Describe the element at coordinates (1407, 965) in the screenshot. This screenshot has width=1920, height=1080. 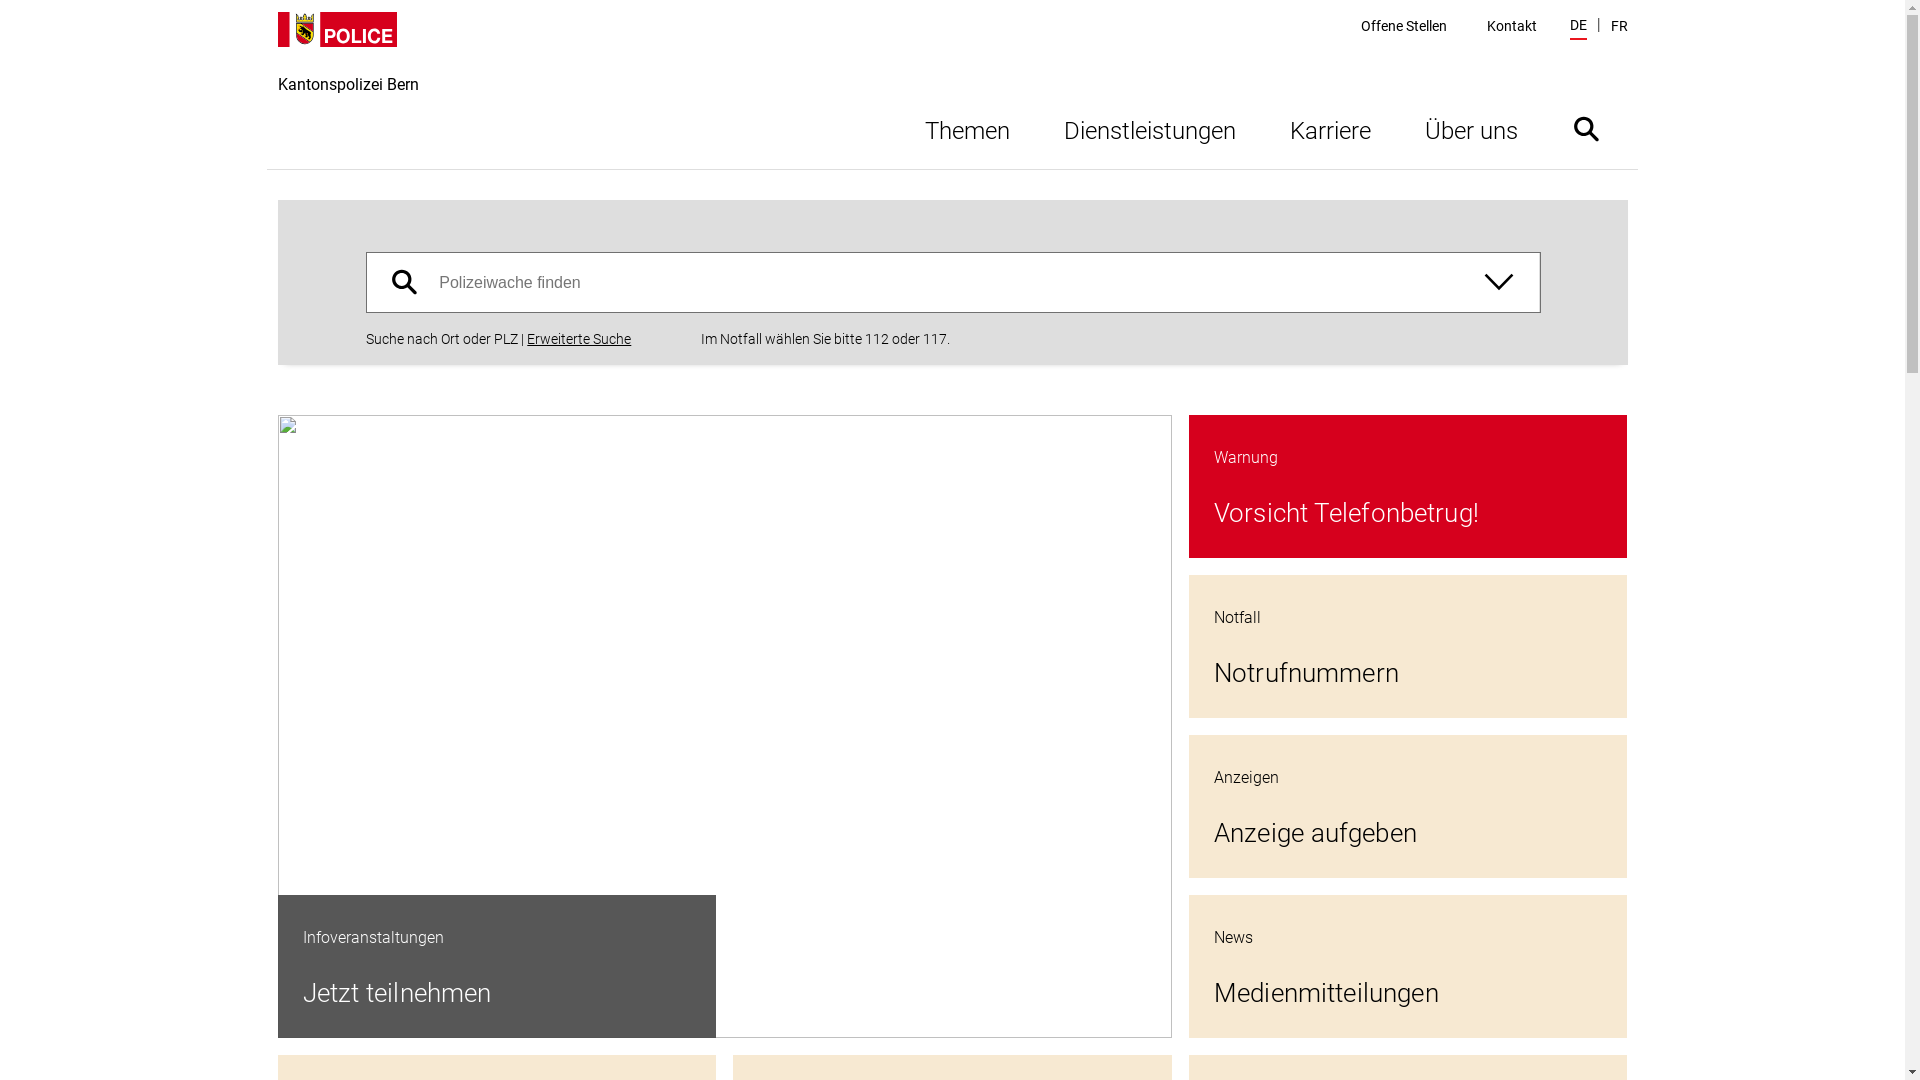
I see `'Medienmitteilungen` at that location.